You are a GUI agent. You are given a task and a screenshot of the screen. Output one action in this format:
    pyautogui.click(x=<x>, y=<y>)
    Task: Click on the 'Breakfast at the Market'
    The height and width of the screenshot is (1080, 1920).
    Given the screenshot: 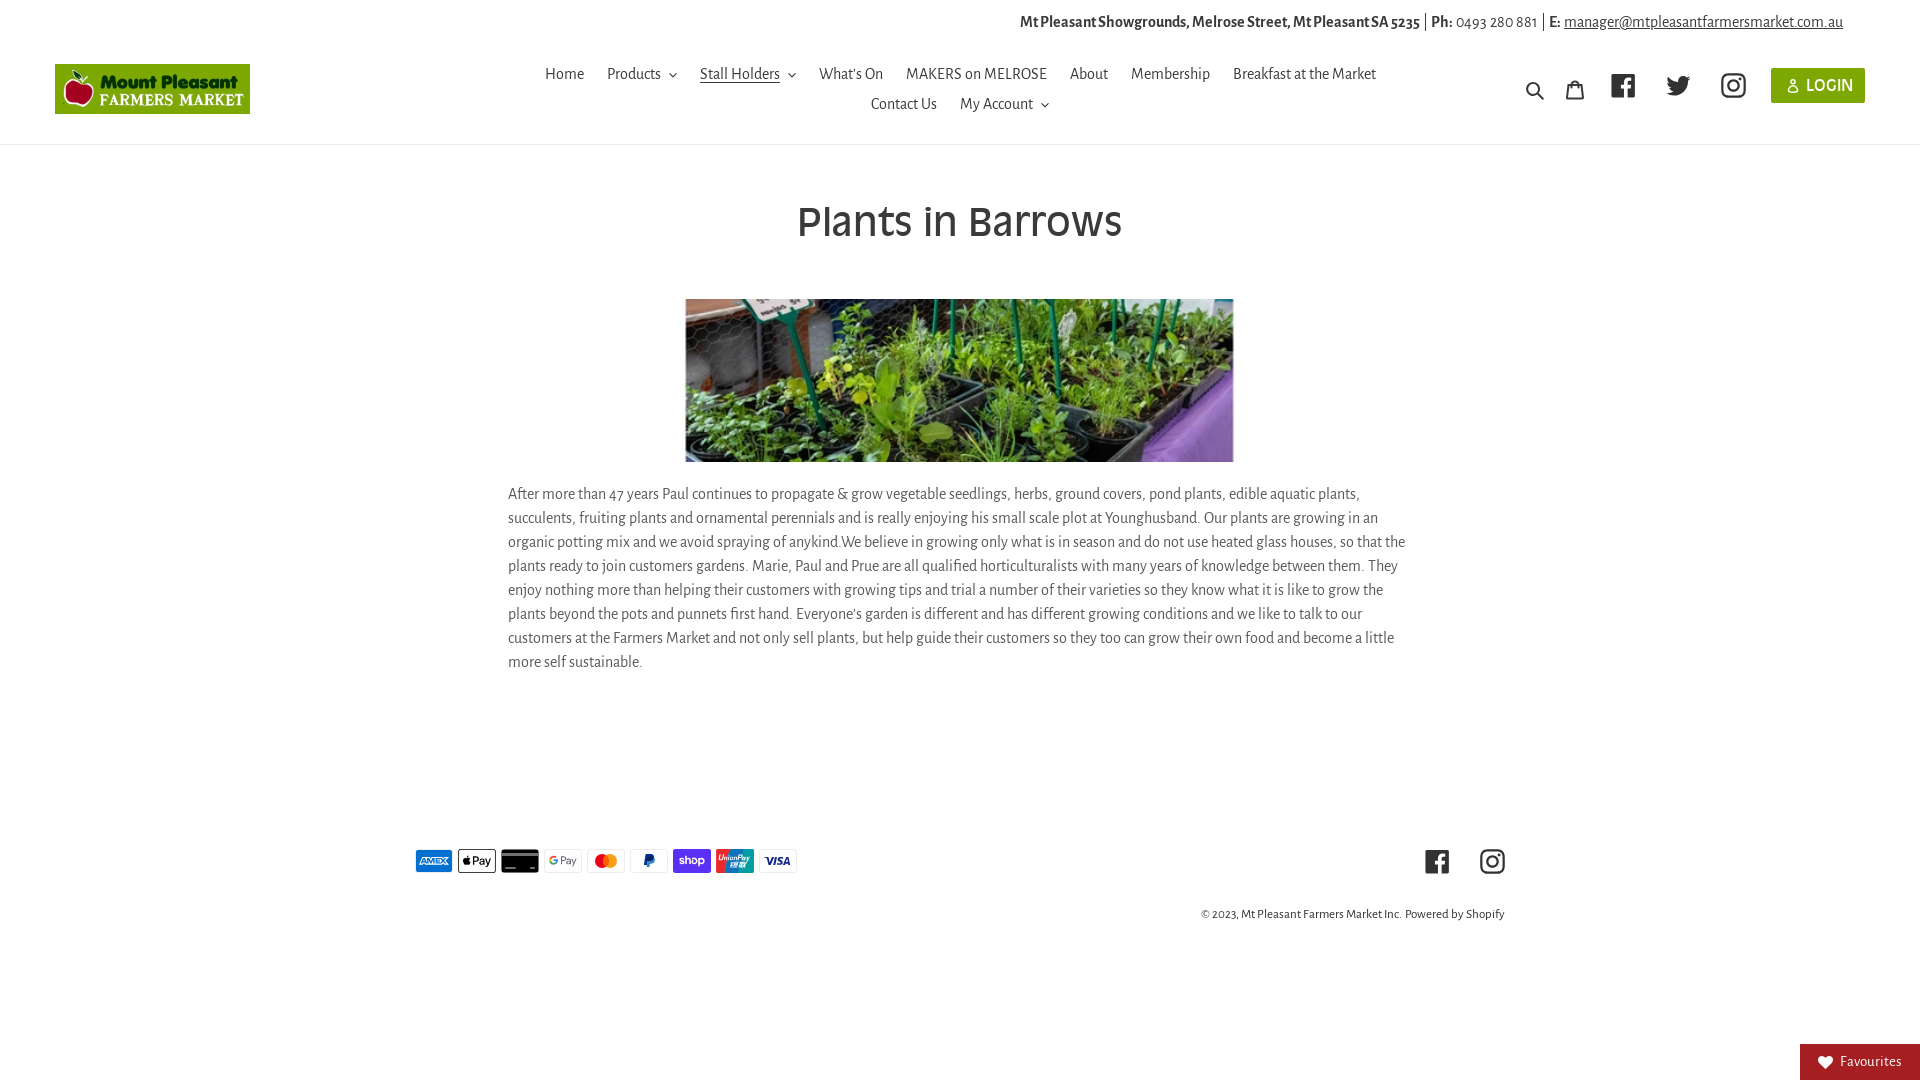 What is the action you would take?
    pyautogui.click(x=1221, y=72)
    